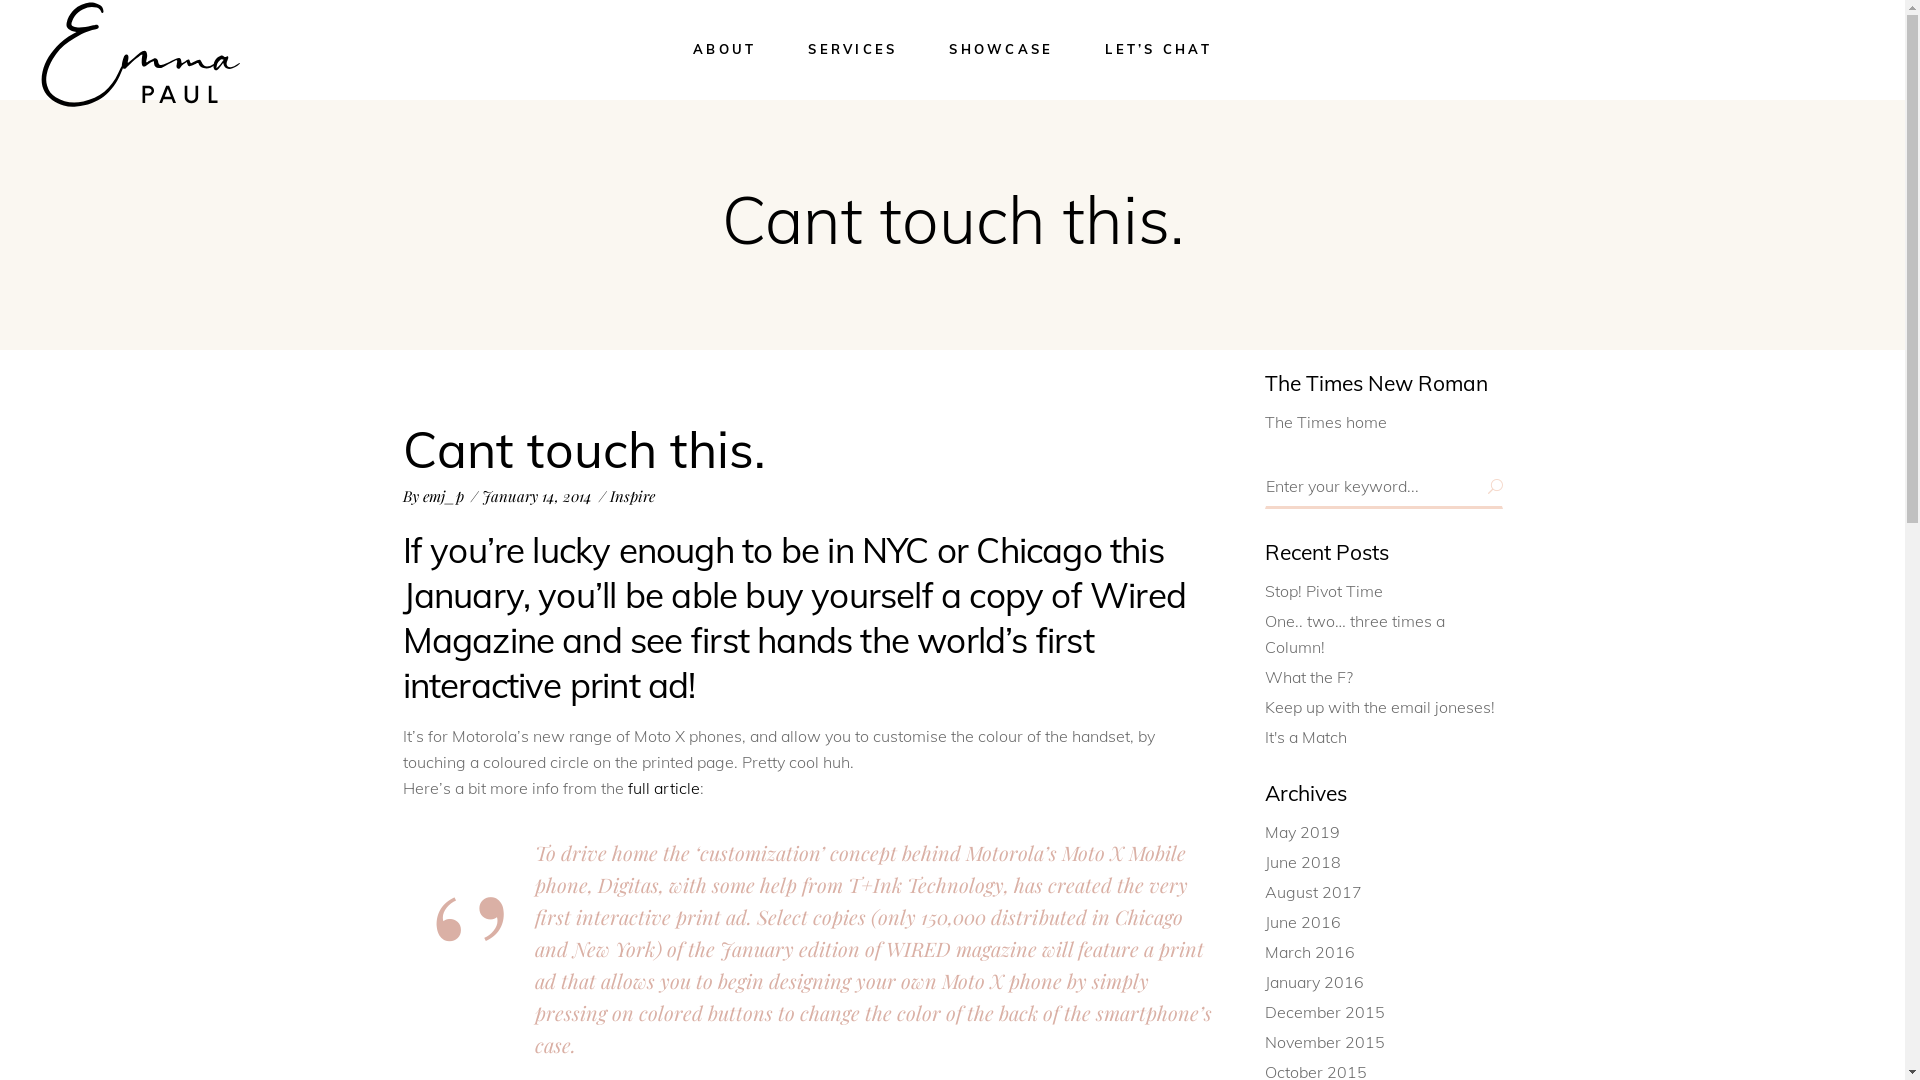 The image size is (1920, 1080). Describe the element at coordinates (723, 49) in the screenshot. I see `'ABOUT'` at that location.